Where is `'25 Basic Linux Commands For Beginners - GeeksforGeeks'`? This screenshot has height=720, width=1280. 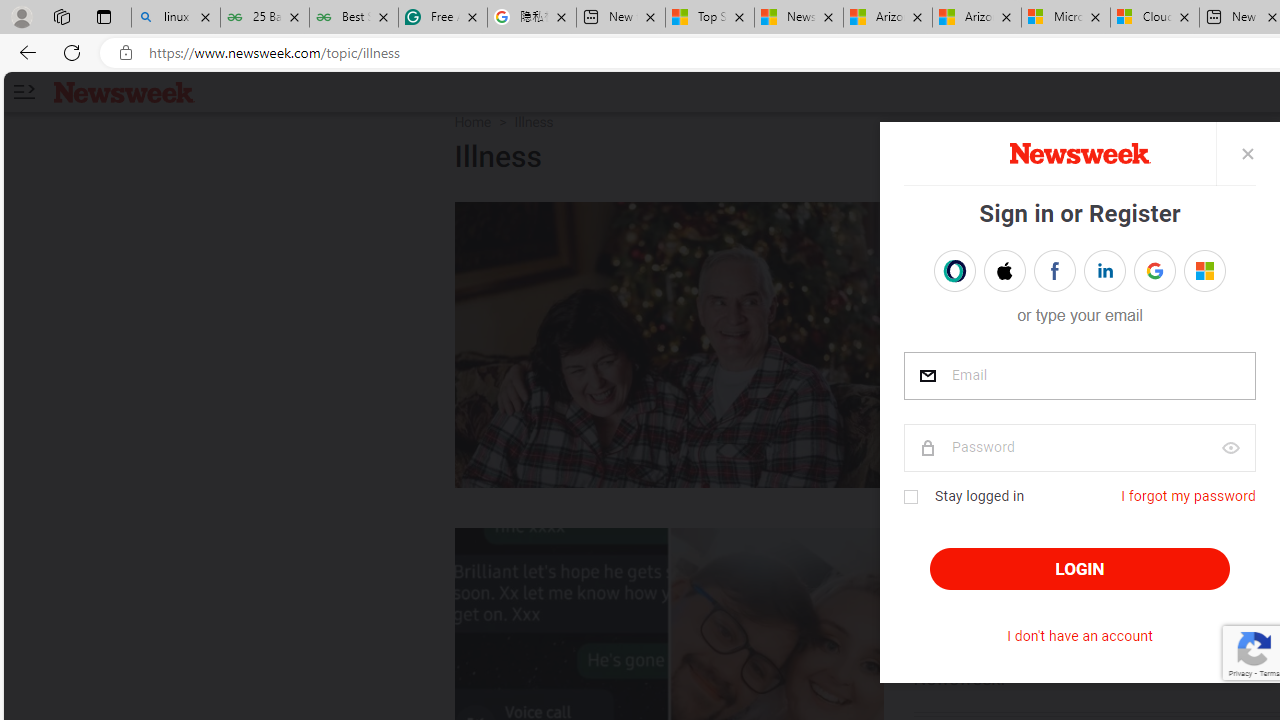
'25 Basic Linux Commands For Beginners - GeeksforGeeks' is located at coordinates (263, 17).